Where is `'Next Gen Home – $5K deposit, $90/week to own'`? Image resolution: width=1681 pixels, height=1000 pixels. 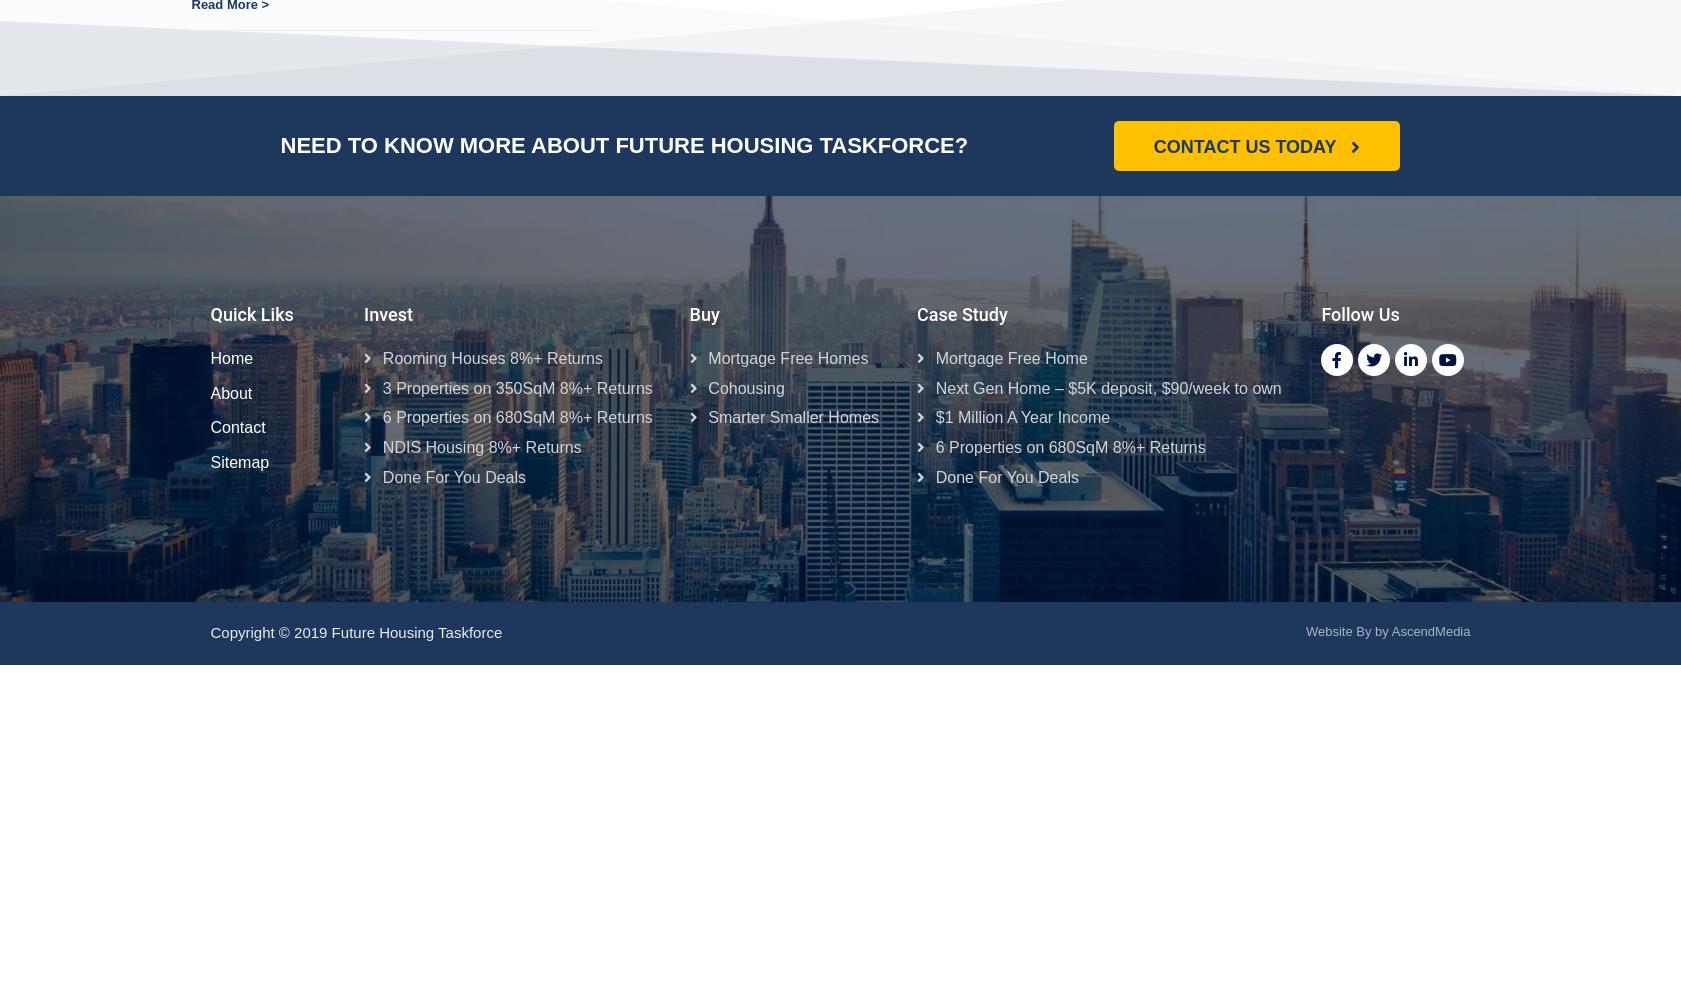 'Next Gen Home – $5K deposit, $90/week to own' is located at coordinates (1116, 387).